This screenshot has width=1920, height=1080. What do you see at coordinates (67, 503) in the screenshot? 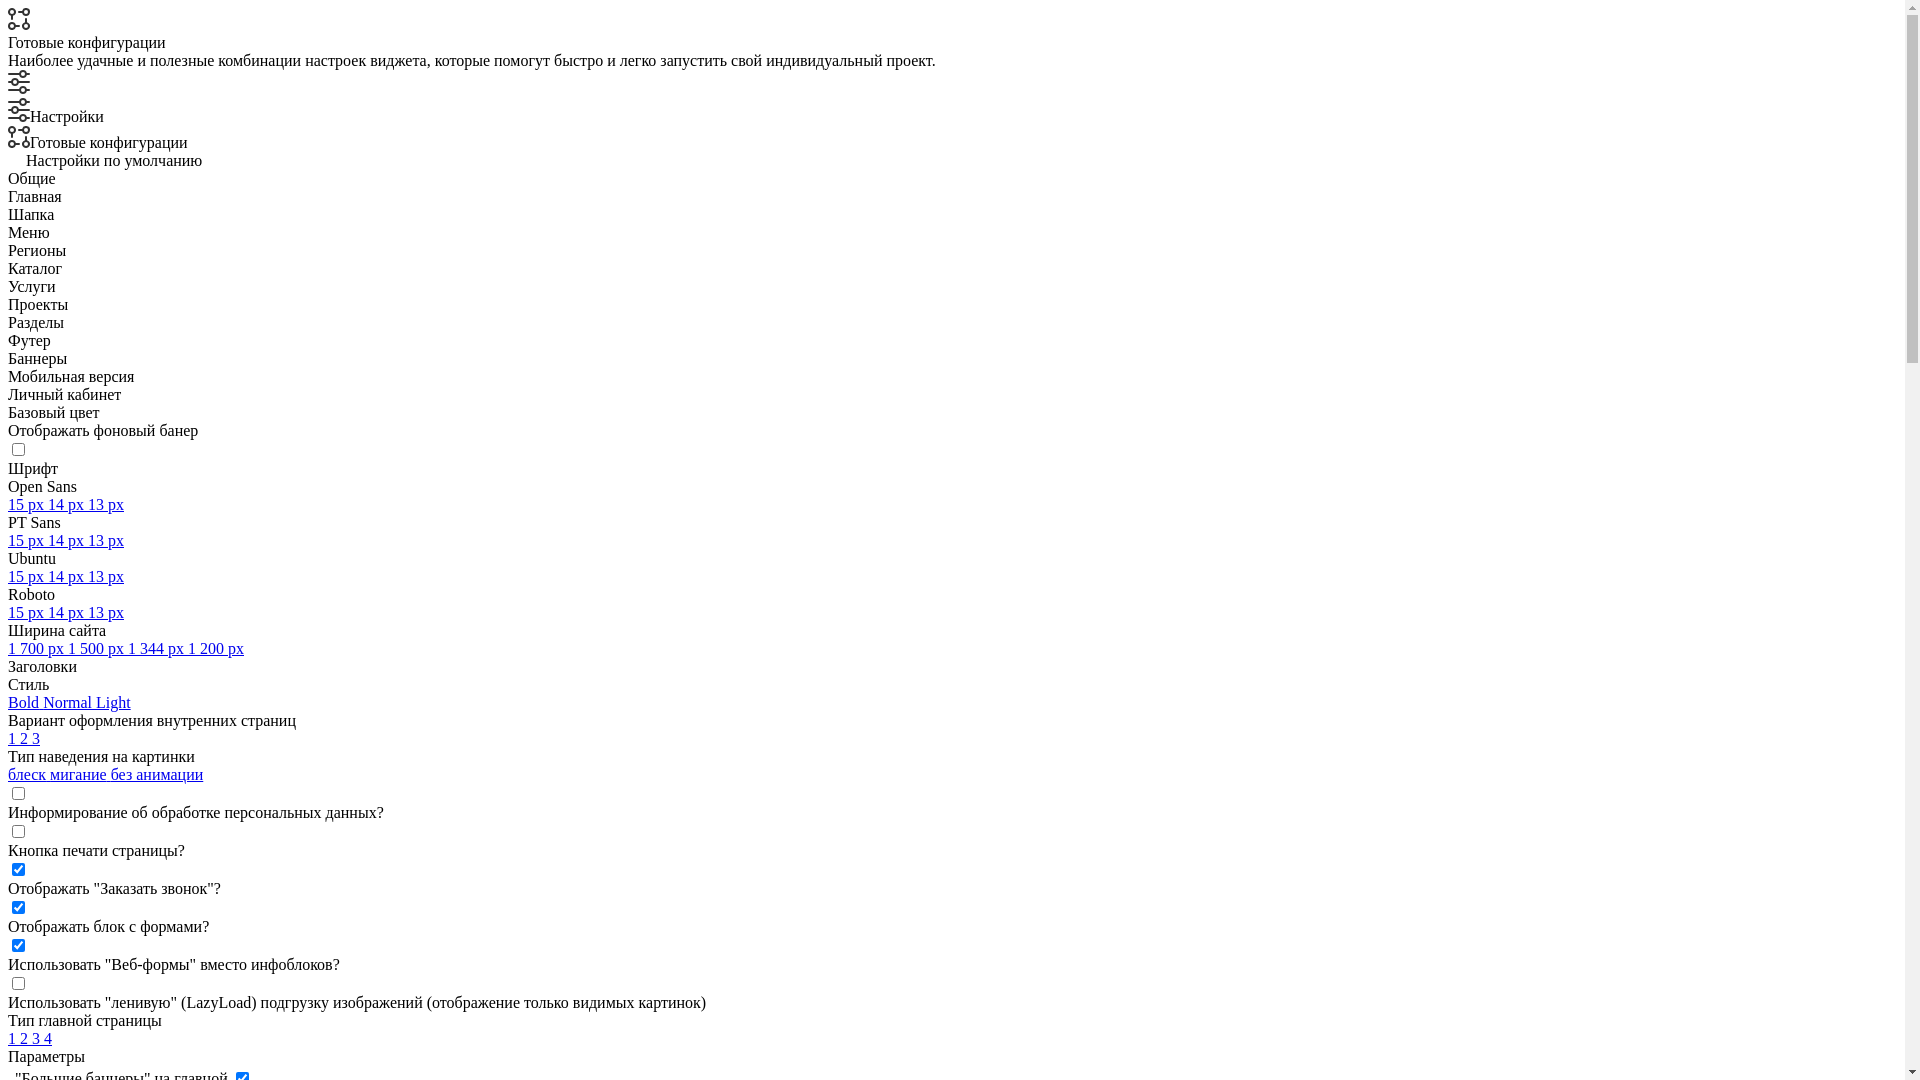
I see `'14 px'` at bounding box center [67, 503].